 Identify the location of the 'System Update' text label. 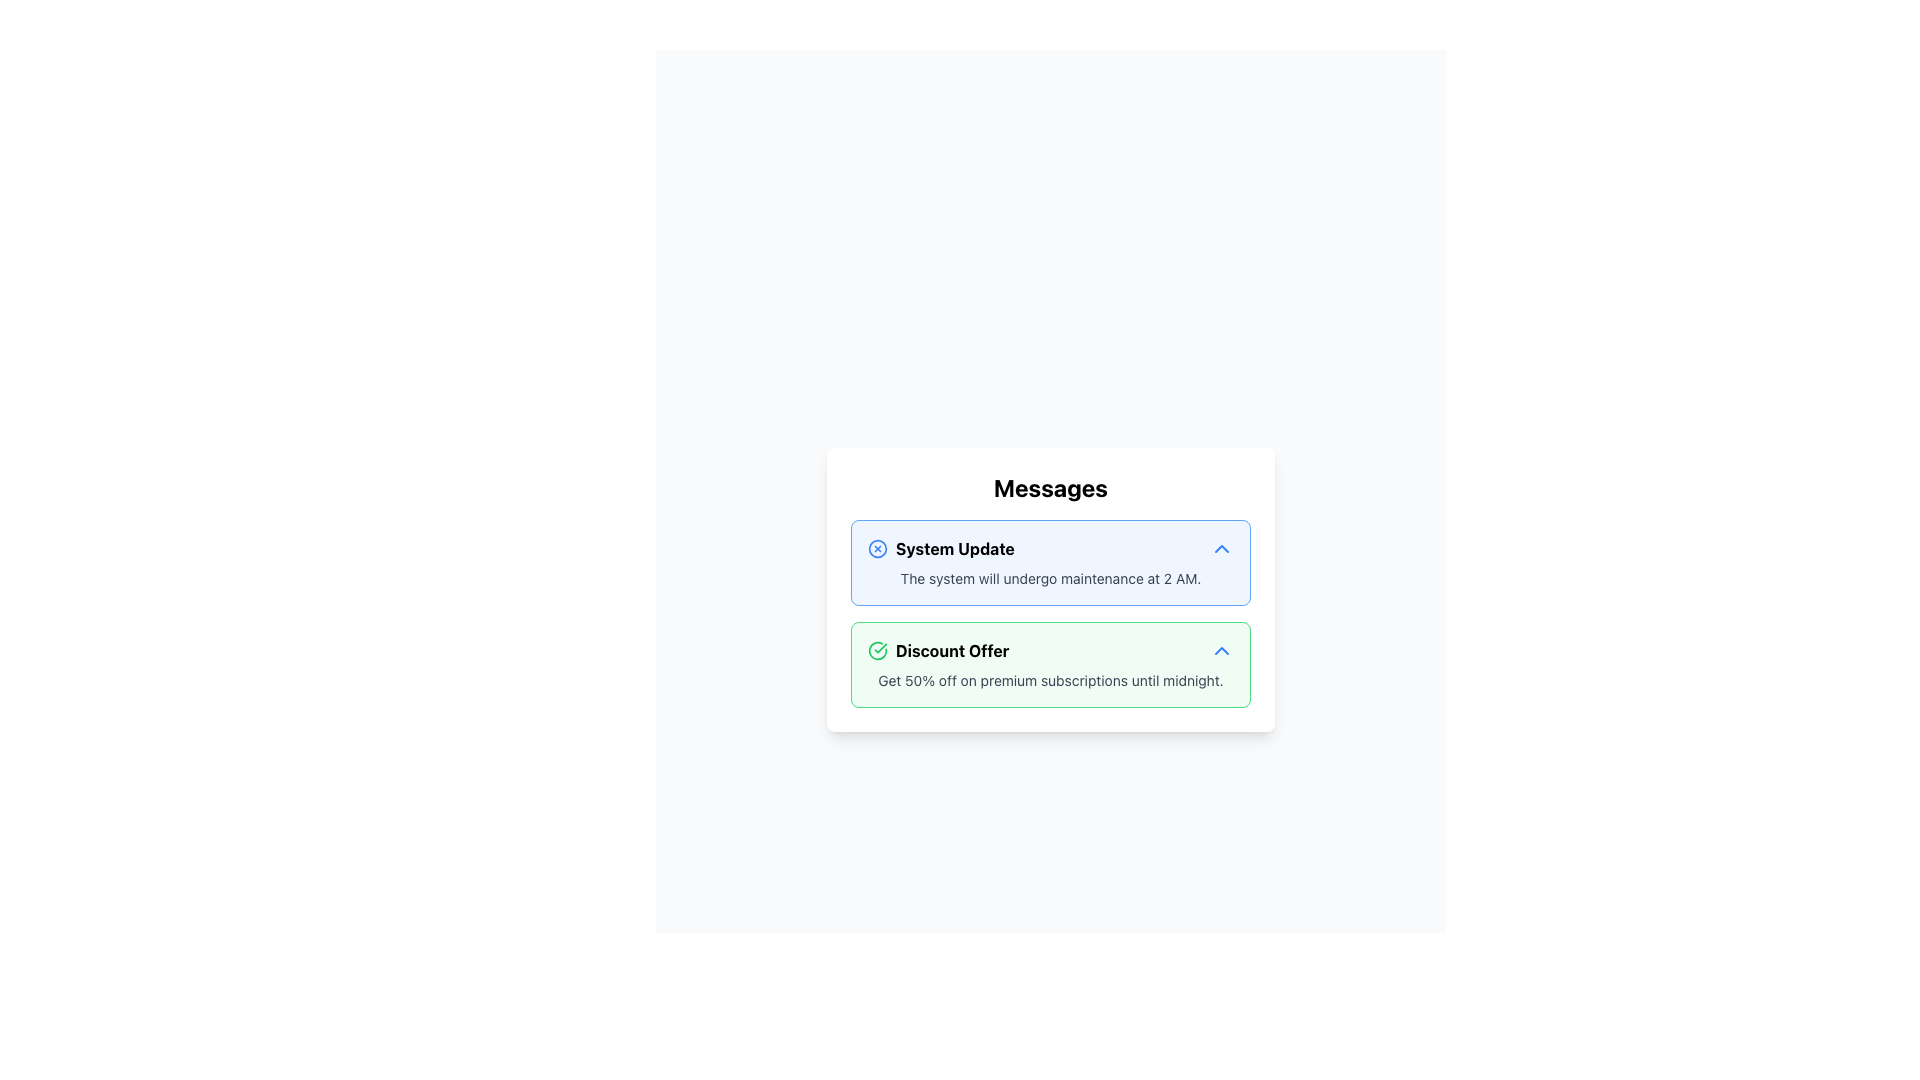
(954, 548).